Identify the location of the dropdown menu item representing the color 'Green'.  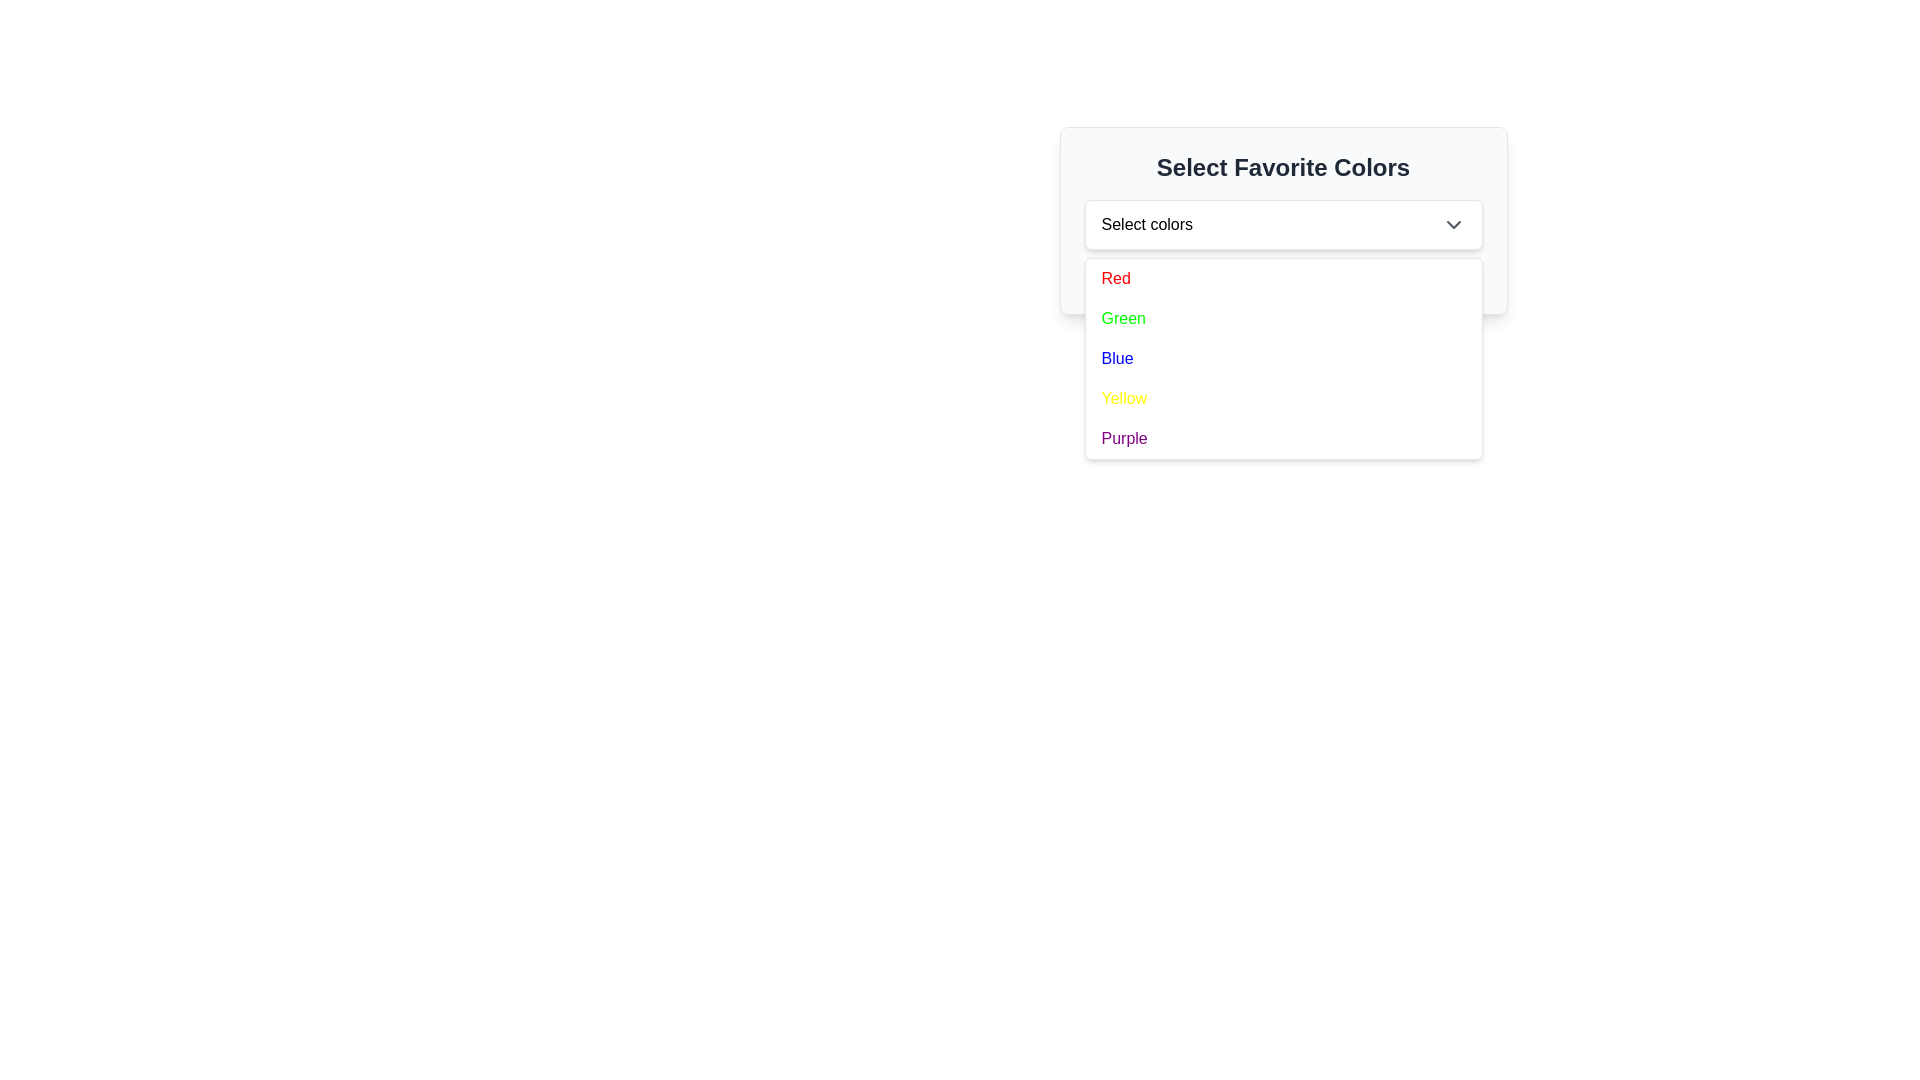
(1283, 318).